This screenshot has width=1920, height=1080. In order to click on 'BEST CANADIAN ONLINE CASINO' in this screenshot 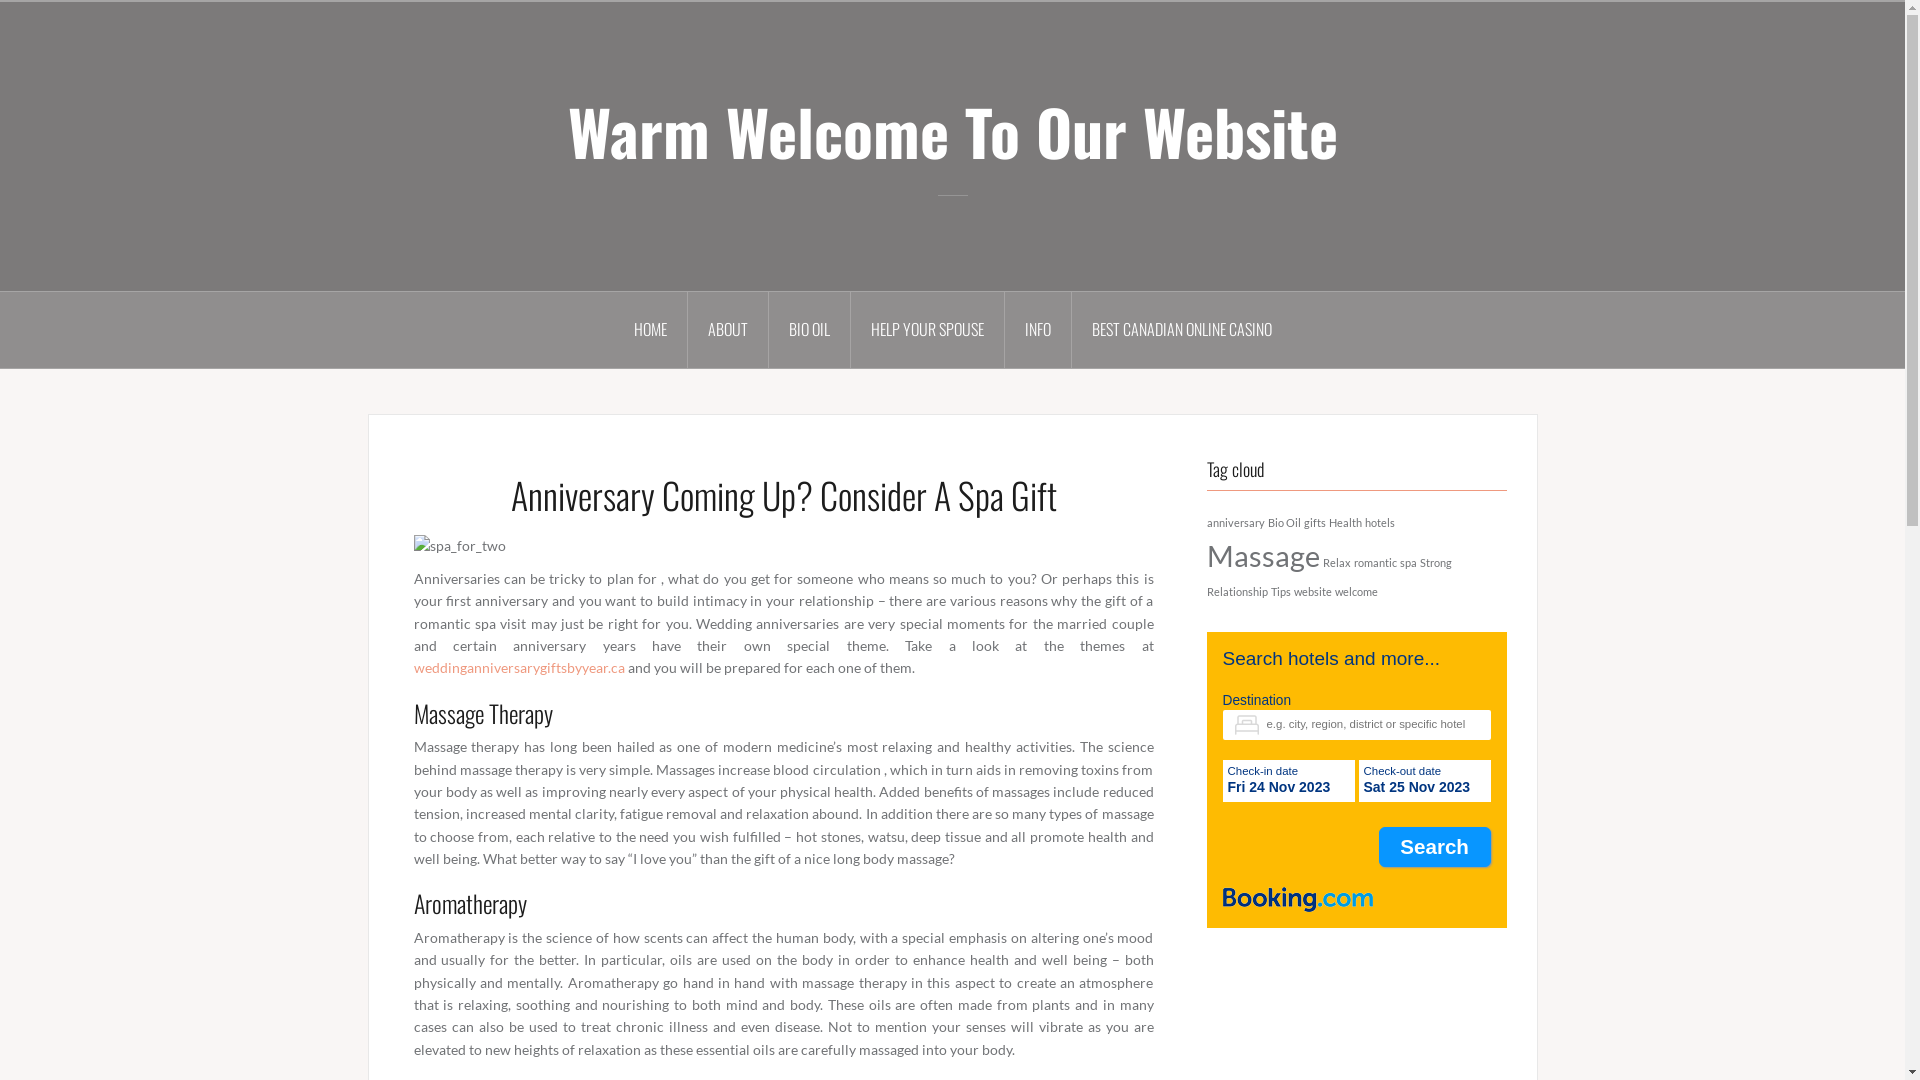, I will do `click(1181, 329)`.